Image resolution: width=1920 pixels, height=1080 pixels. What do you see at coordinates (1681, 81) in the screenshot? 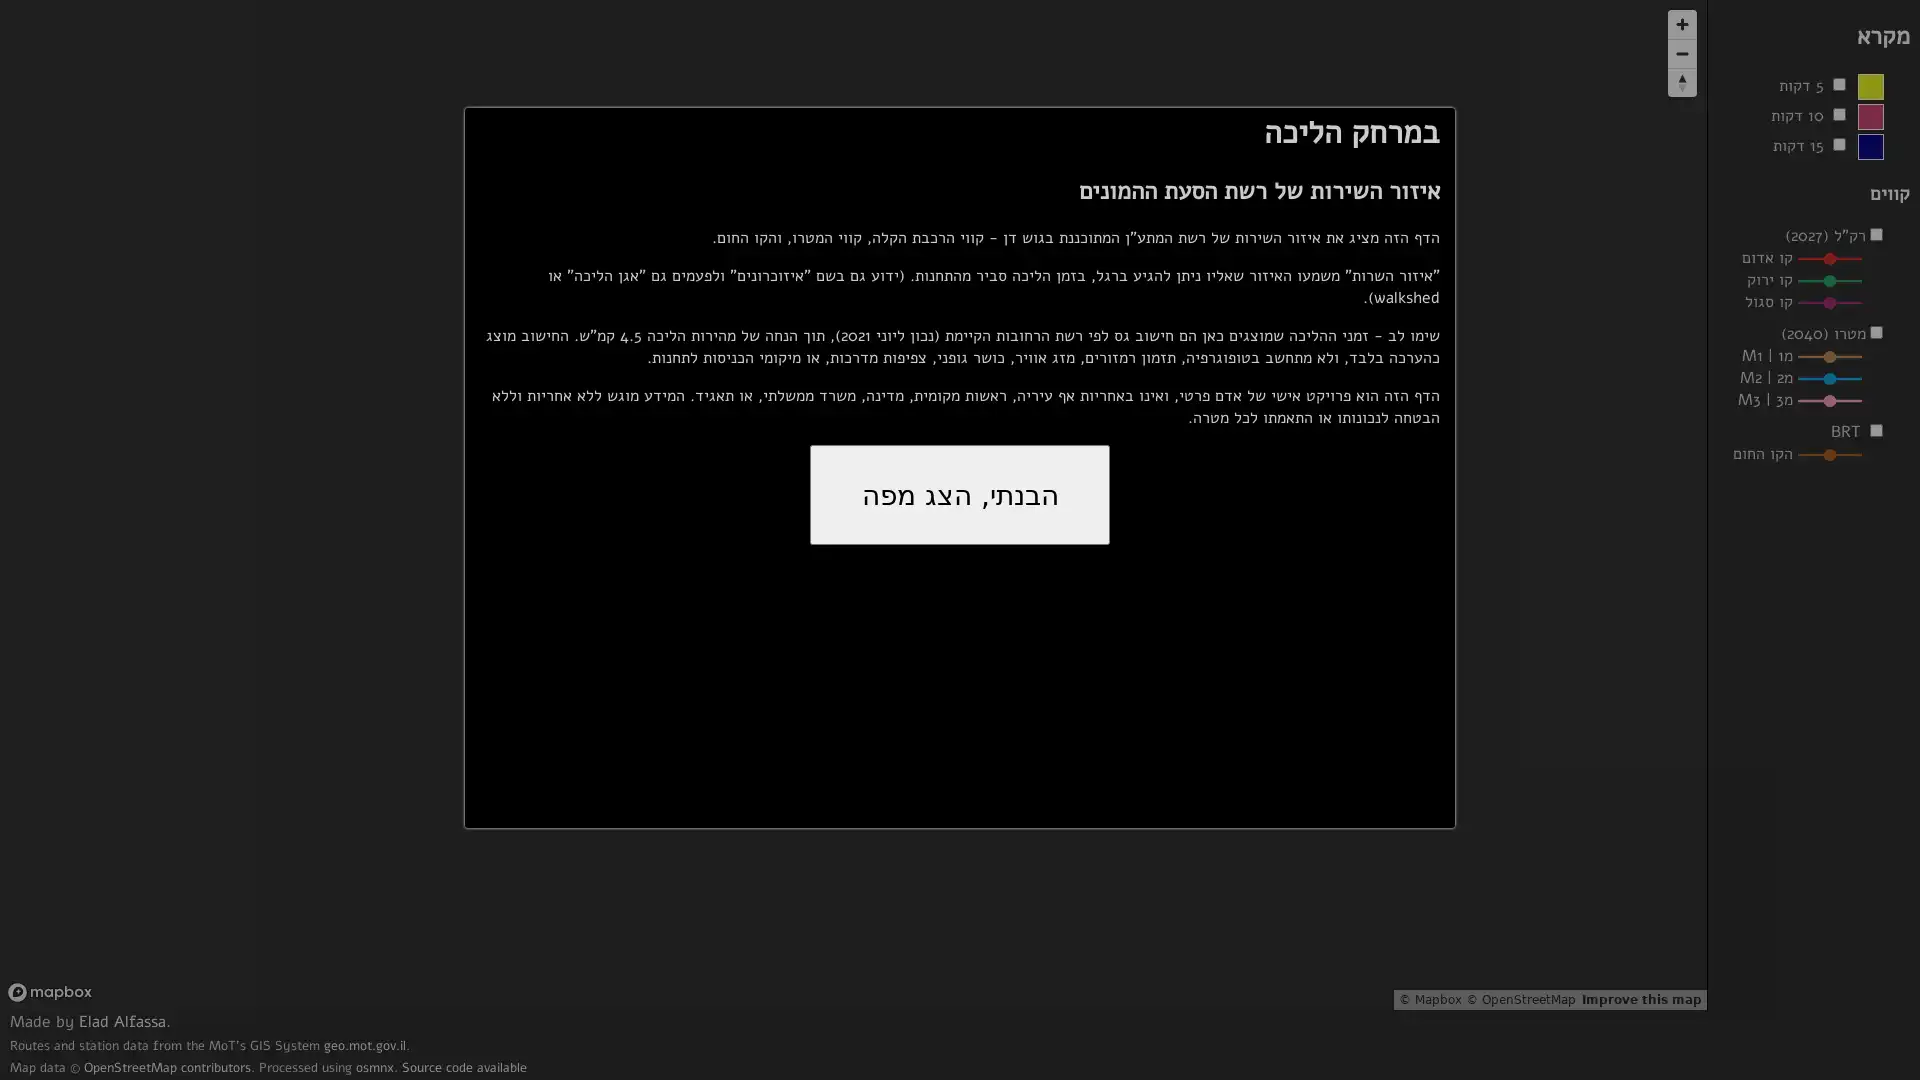
I see `Reset bearing to north` at bounding box center [1681, 81].